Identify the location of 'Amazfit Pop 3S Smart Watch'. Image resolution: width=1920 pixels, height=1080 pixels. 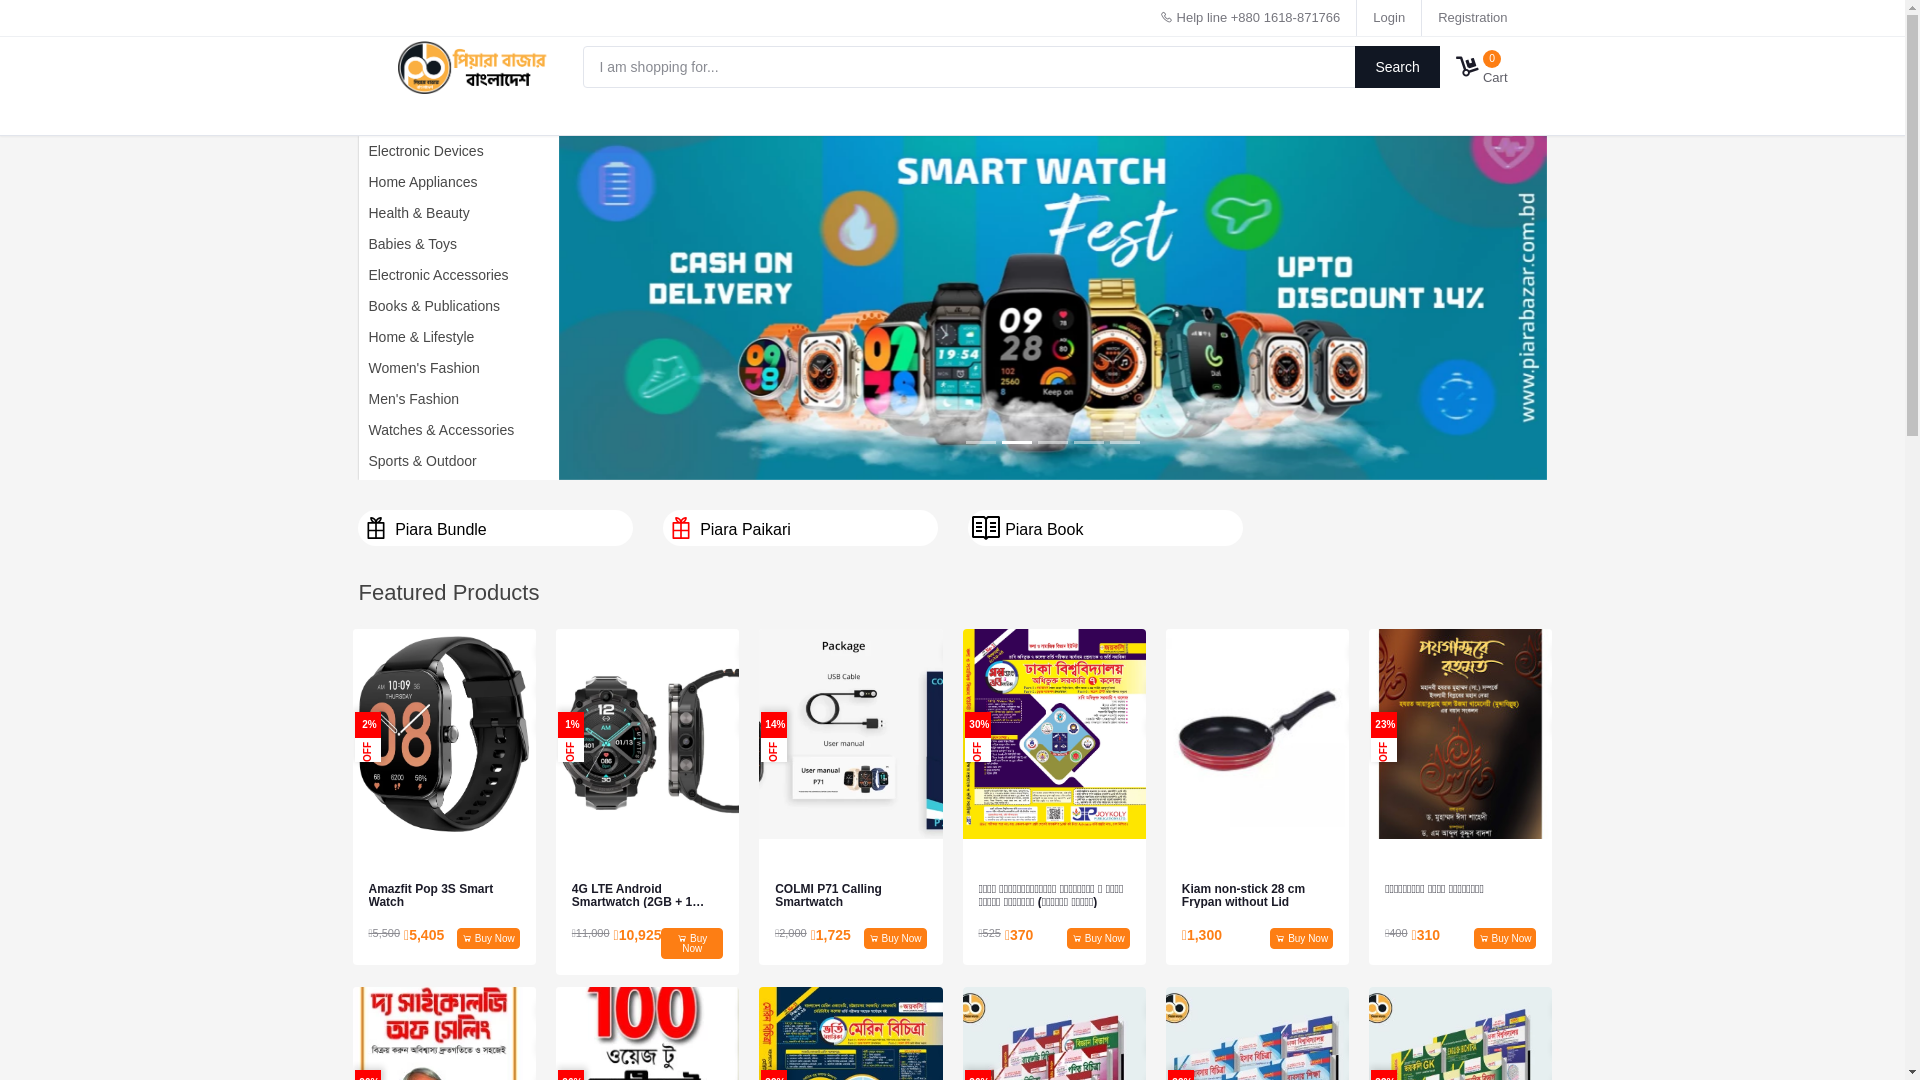
(443, 894).